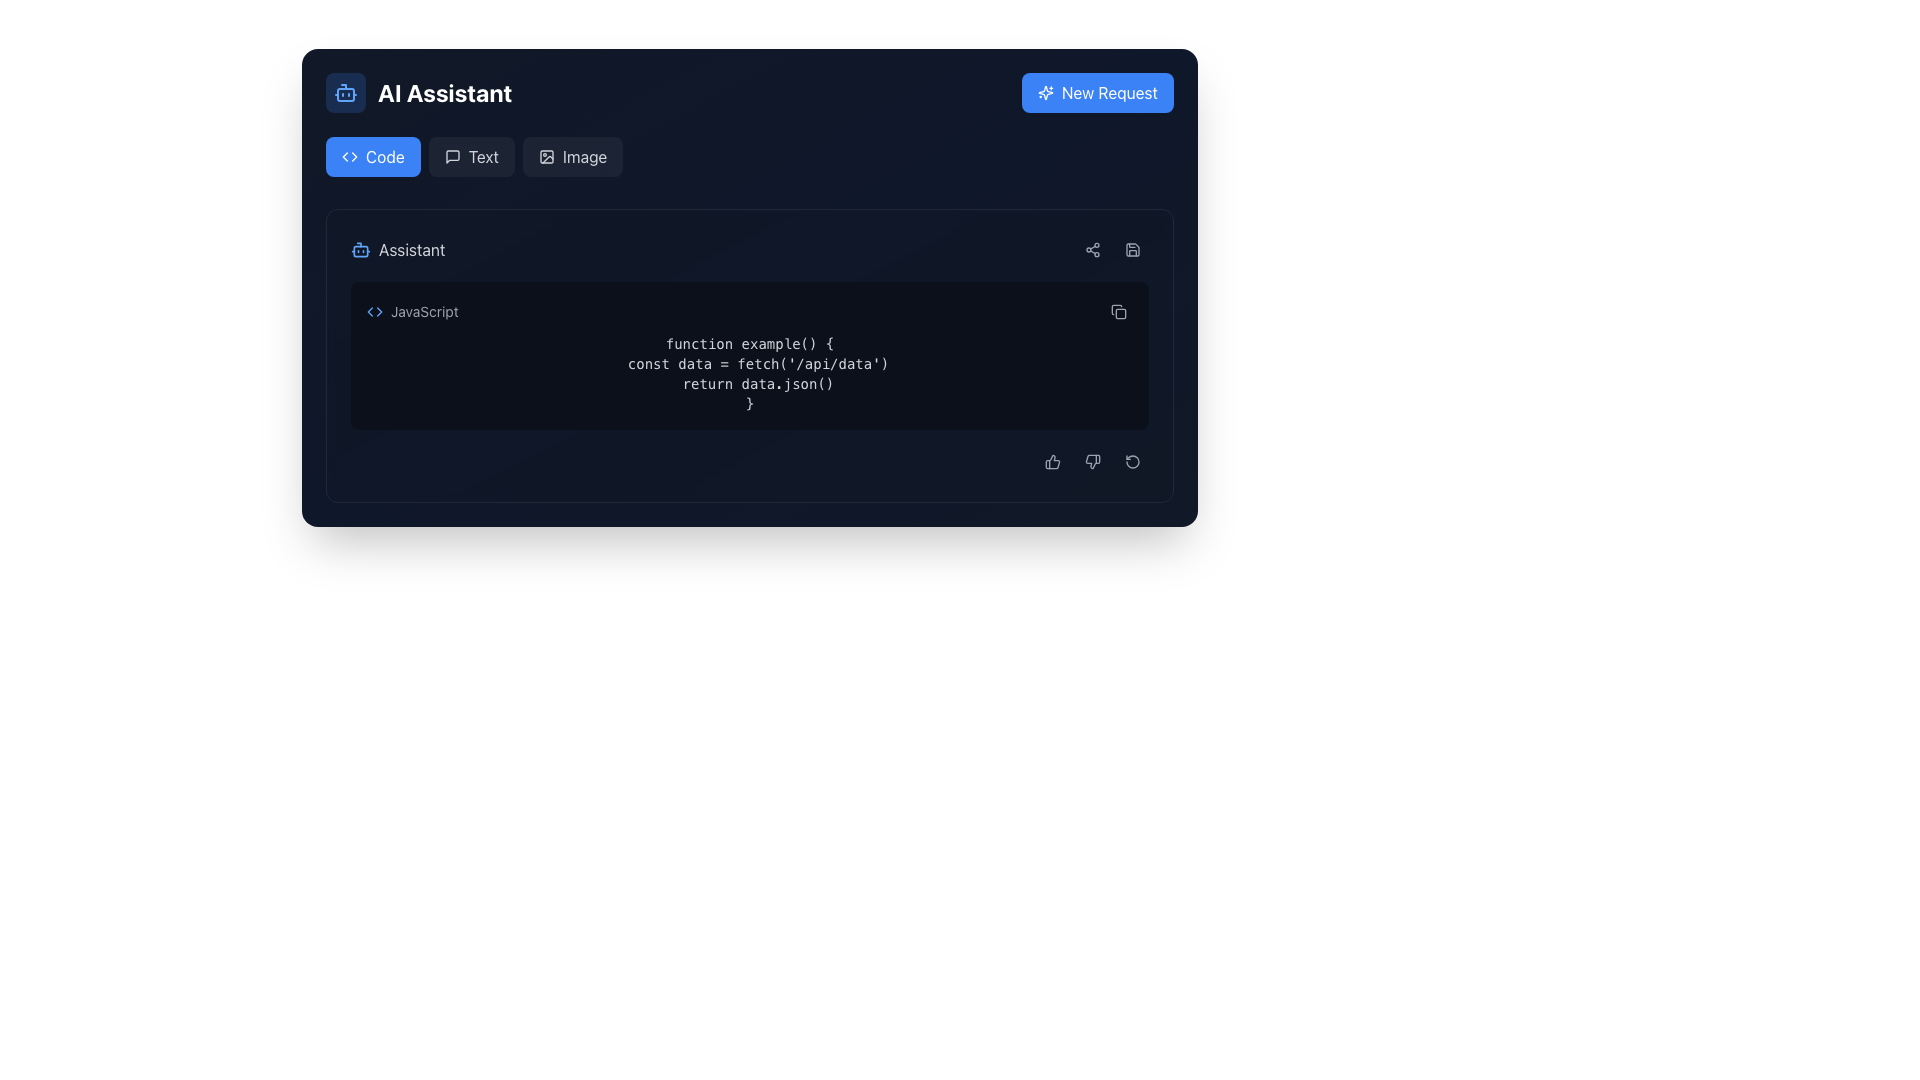 This screenshot has width=1920, height=1080. I want to click on the first circular icon button depicting a gray share symbol located at the top right corner of the active section, so click(1092, 249).